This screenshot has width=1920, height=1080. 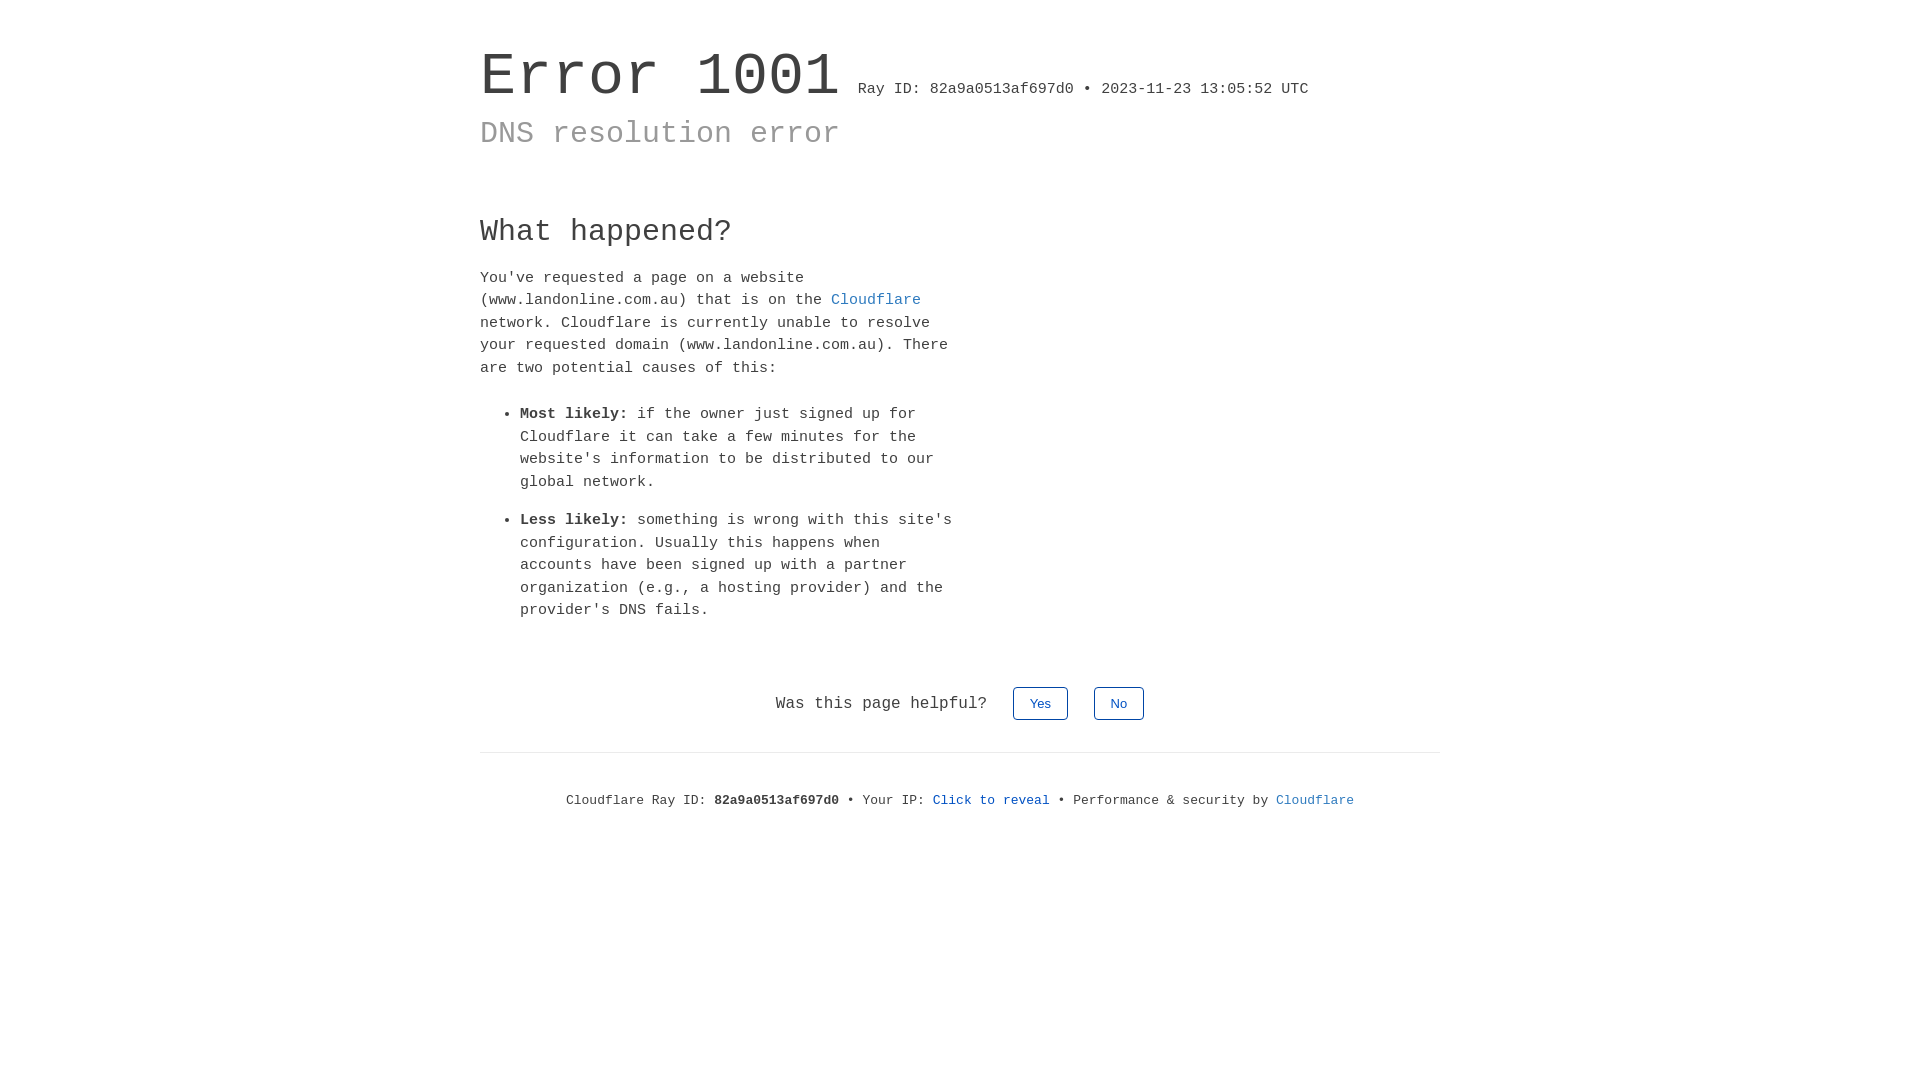 I want to click on 'Cloudflare', so click(x=1315, y=798).